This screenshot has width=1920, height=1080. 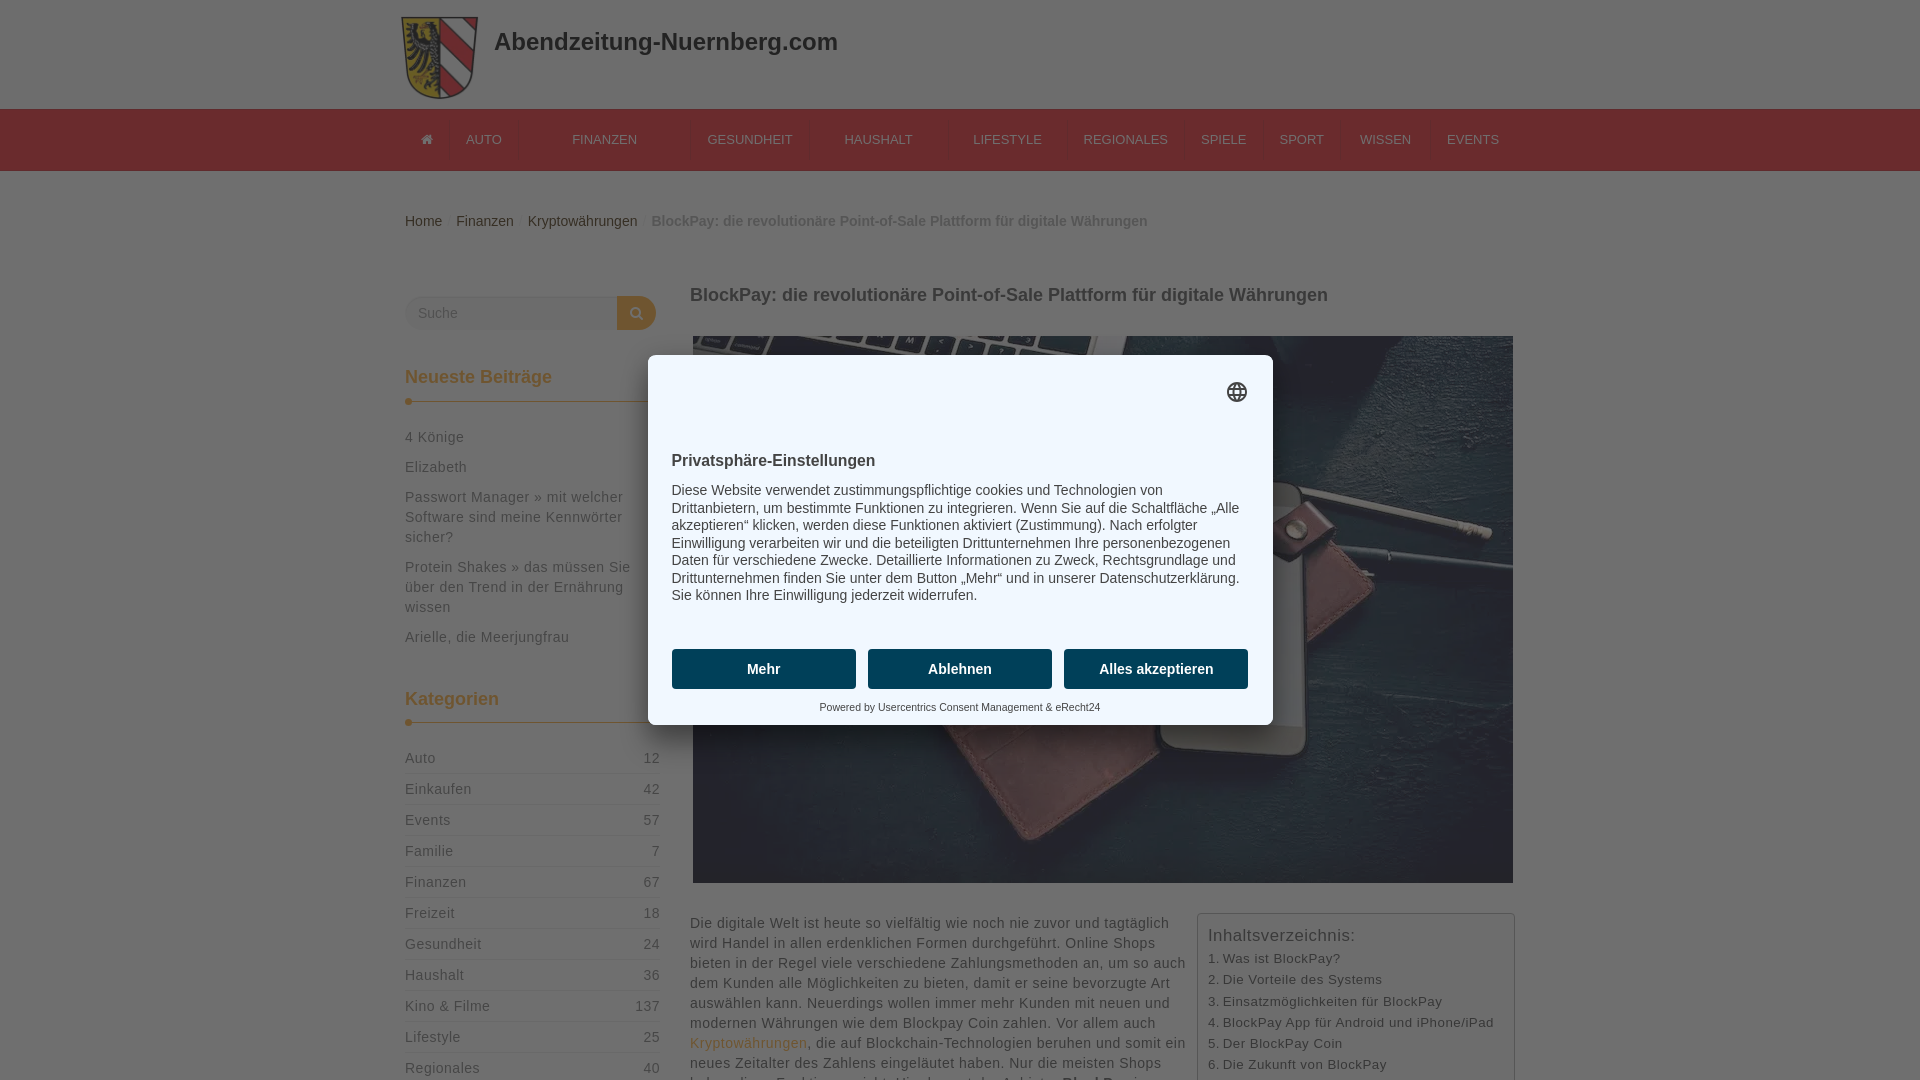 What do you see at coordinates (595, 138) in the screenshot?
I see `'FINANZEN'` at bounding box center [595, 138].